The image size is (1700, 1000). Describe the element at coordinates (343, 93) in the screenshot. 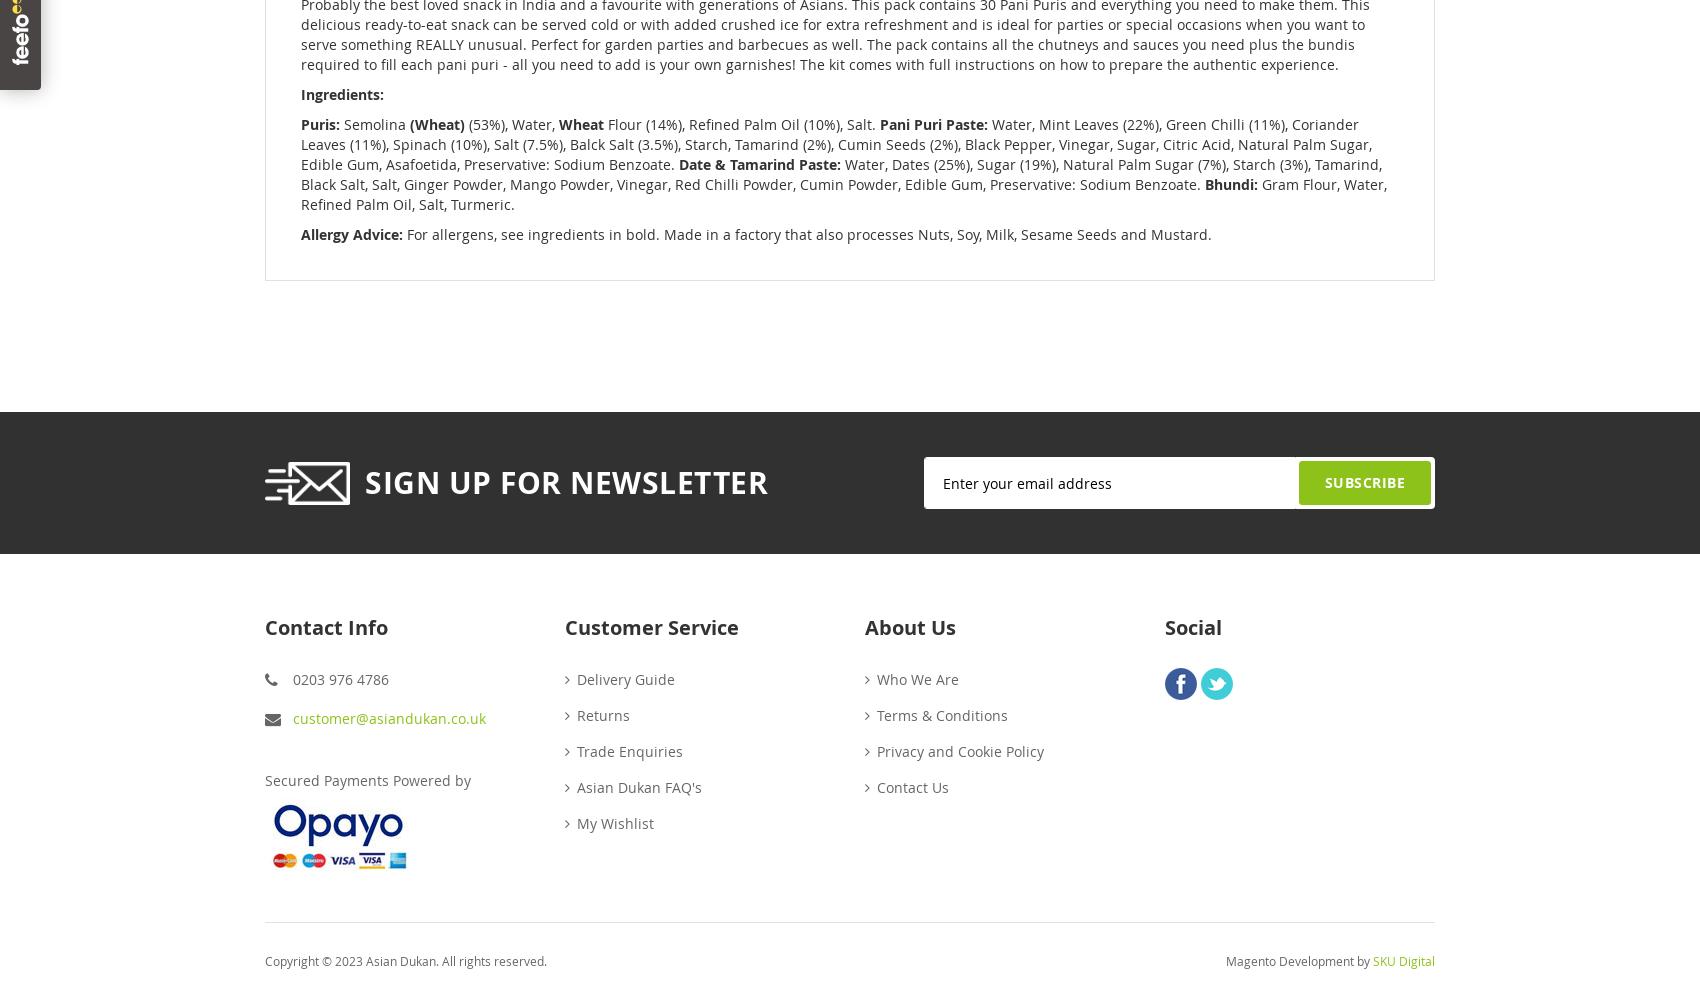

I see `'Ingredients:'` at that location.